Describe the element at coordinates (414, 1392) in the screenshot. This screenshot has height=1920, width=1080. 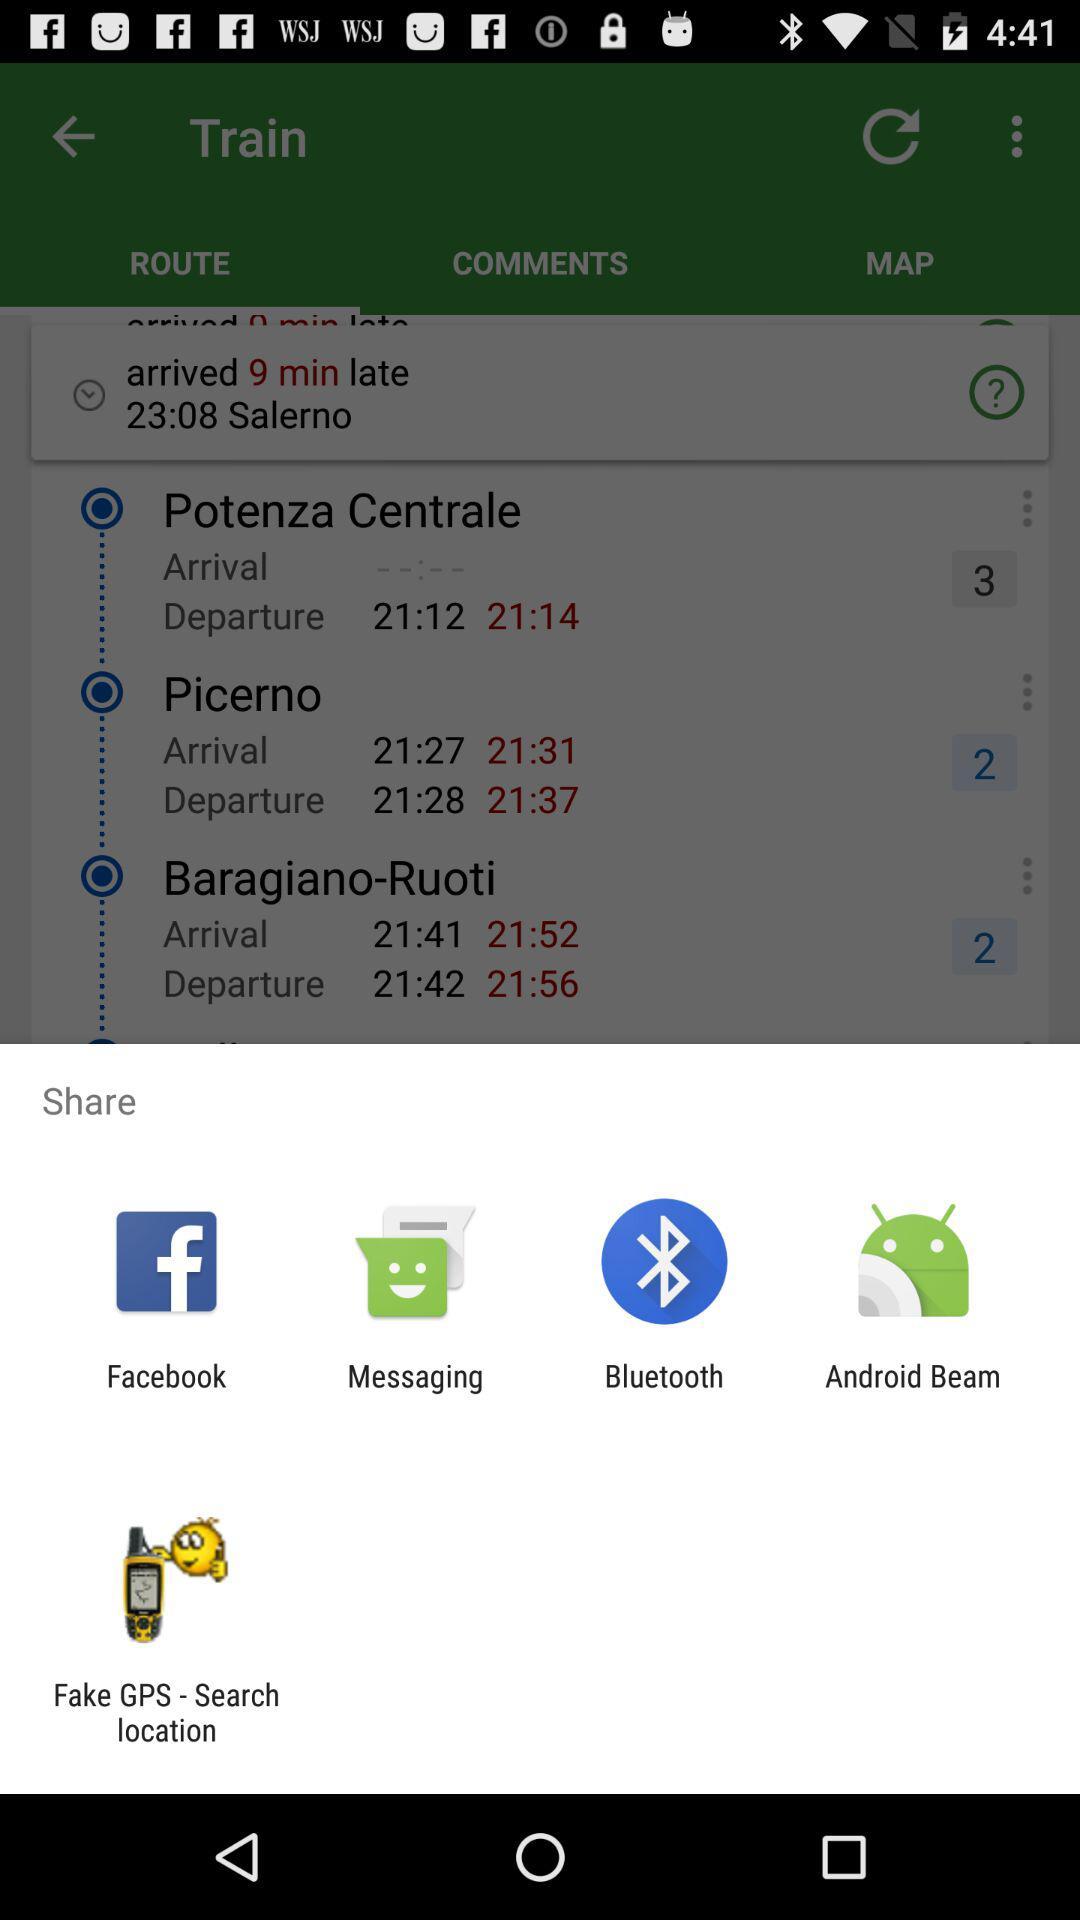
I see `messaging item` at that location.